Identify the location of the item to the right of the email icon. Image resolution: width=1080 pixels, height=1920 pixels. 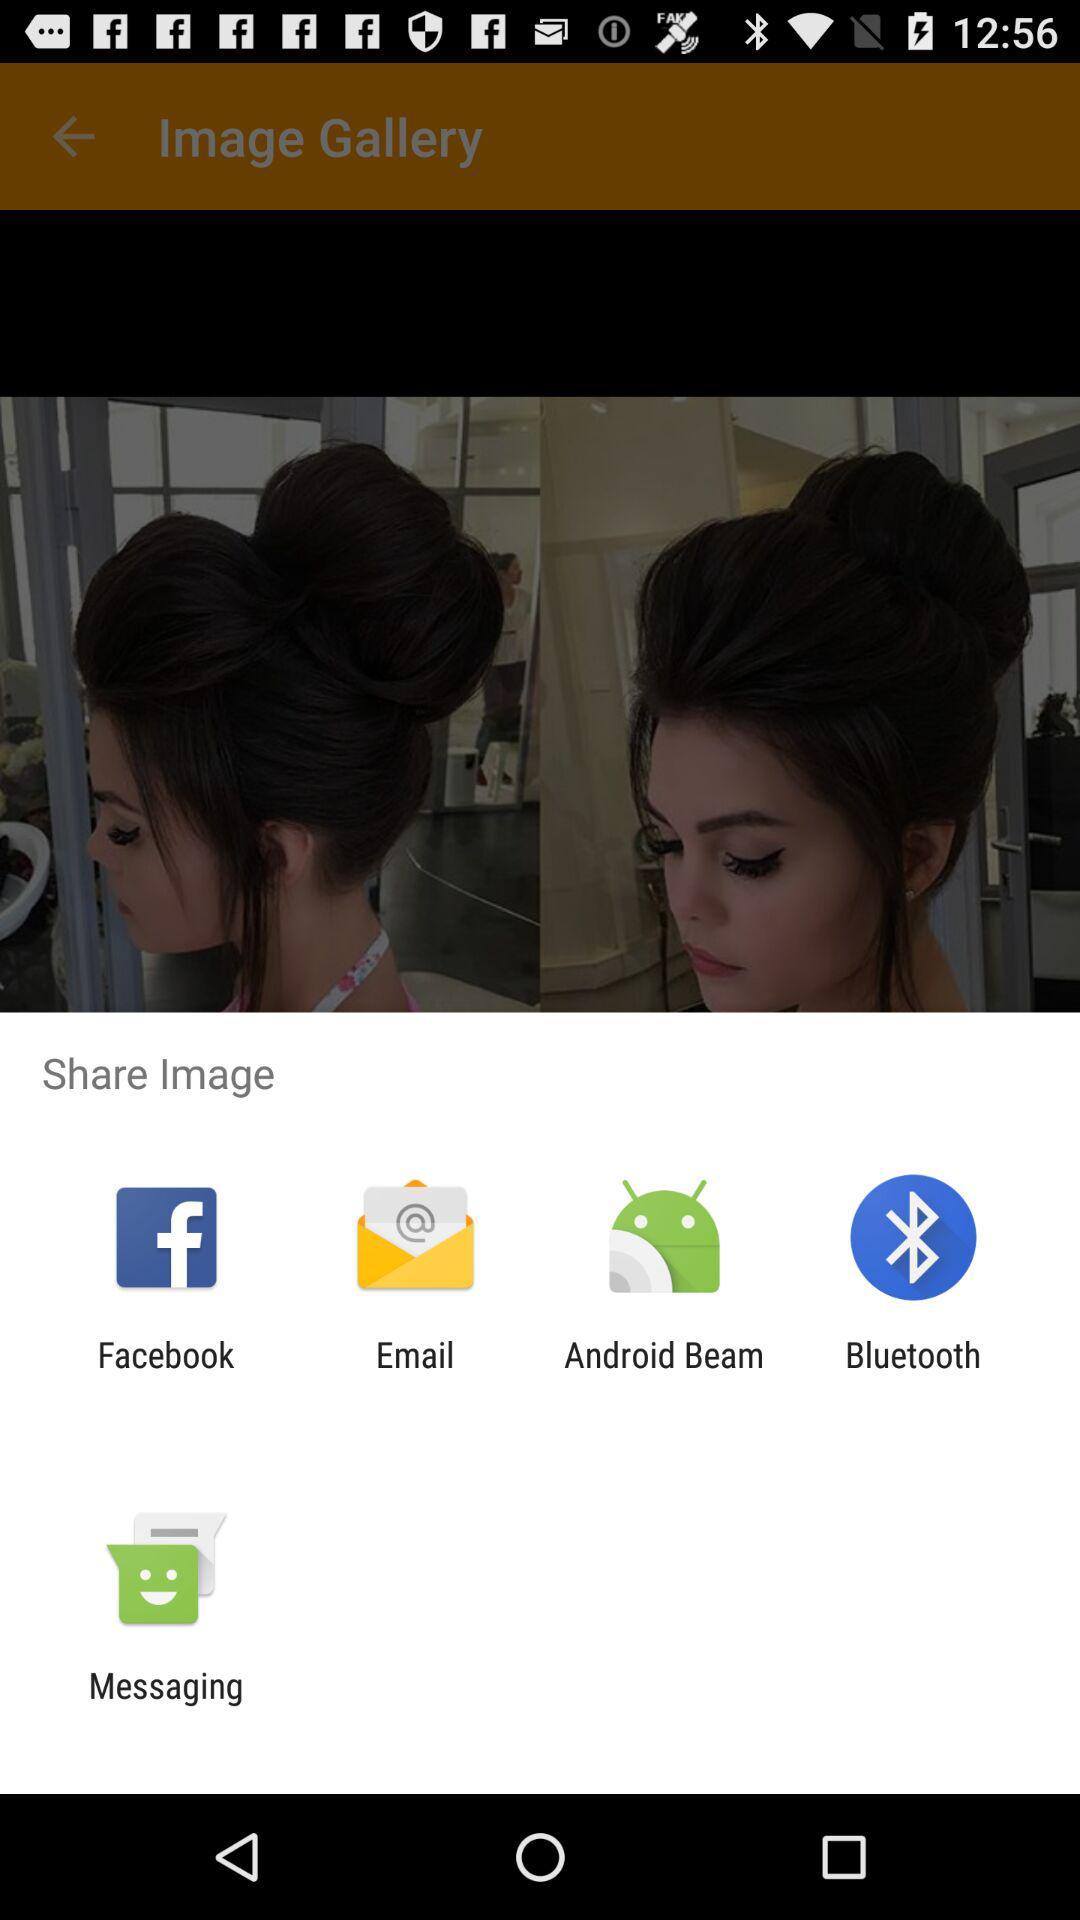
(664, 1374).